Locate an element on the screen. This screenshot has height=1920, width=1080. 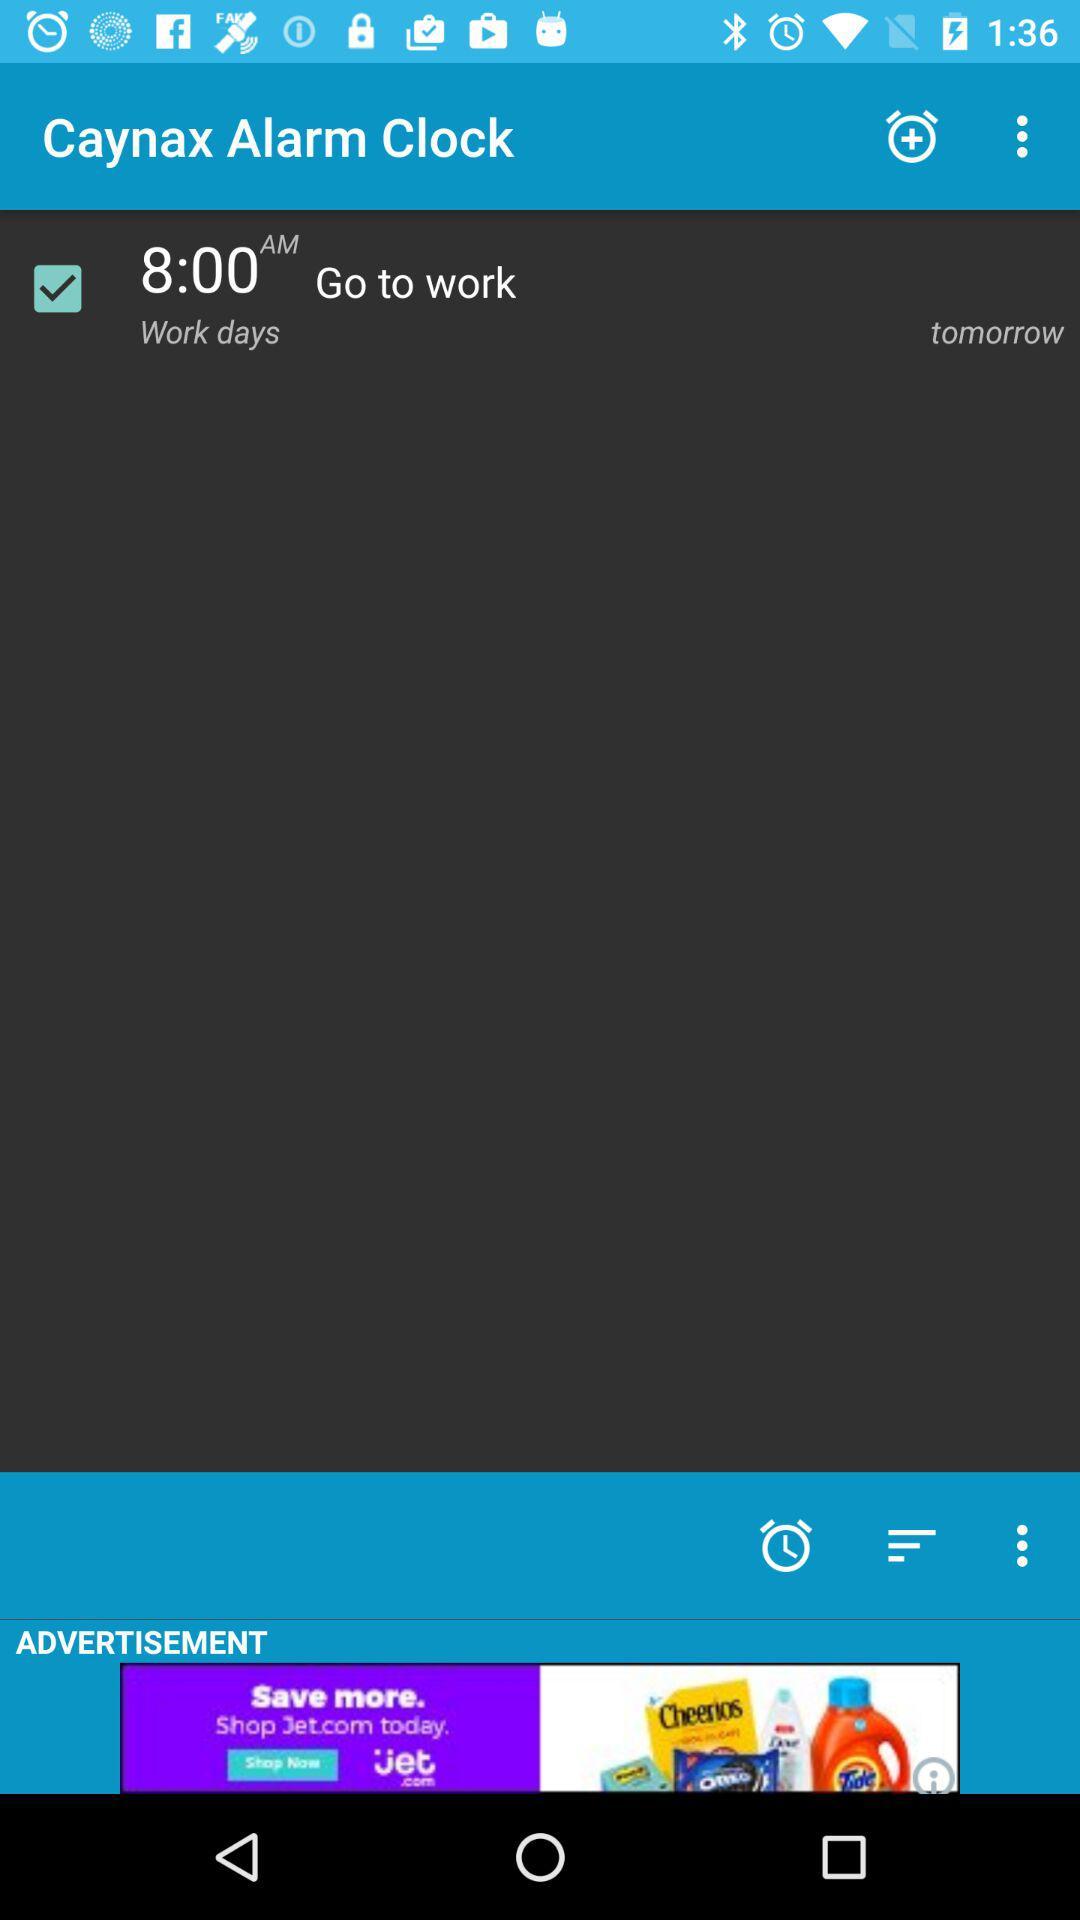
link to advertisement is located at coordinates (540, 1727).